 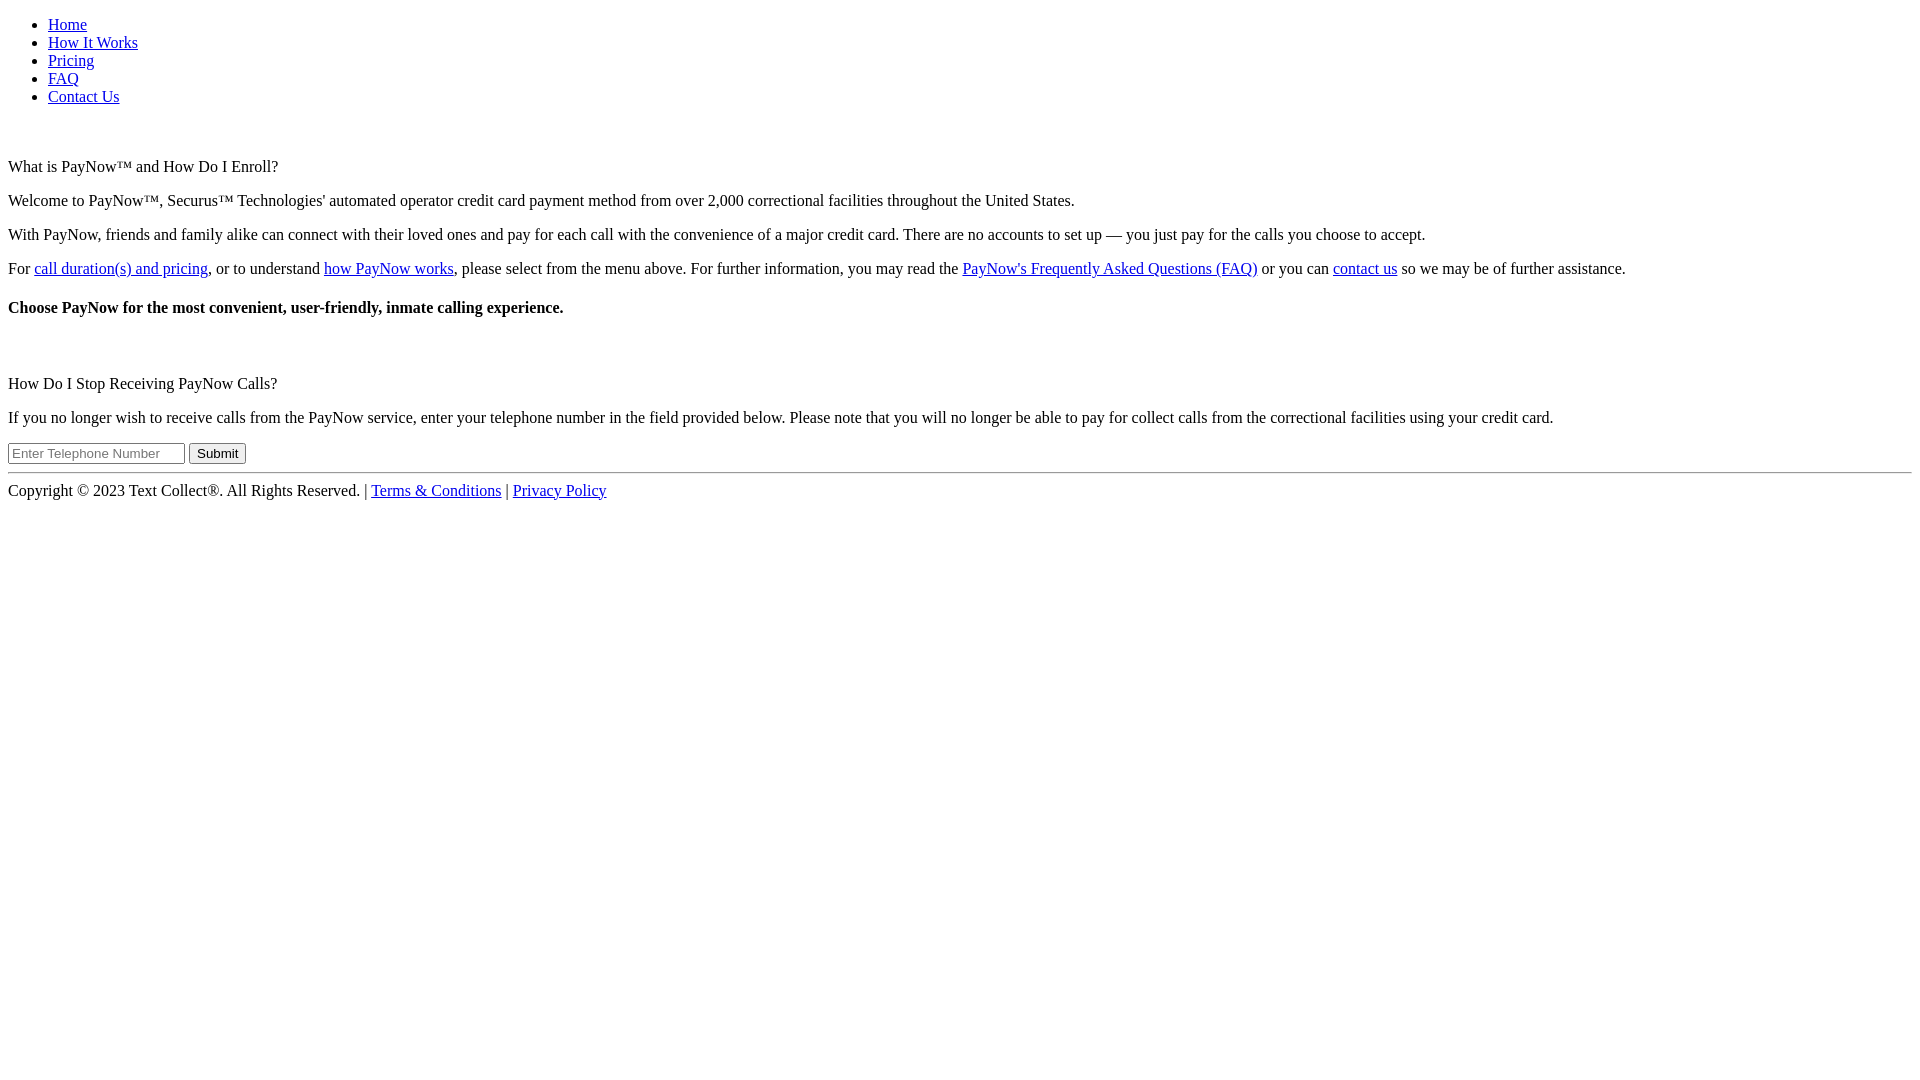 I want to click on 'Contact Us', so click(x=82, y=96).